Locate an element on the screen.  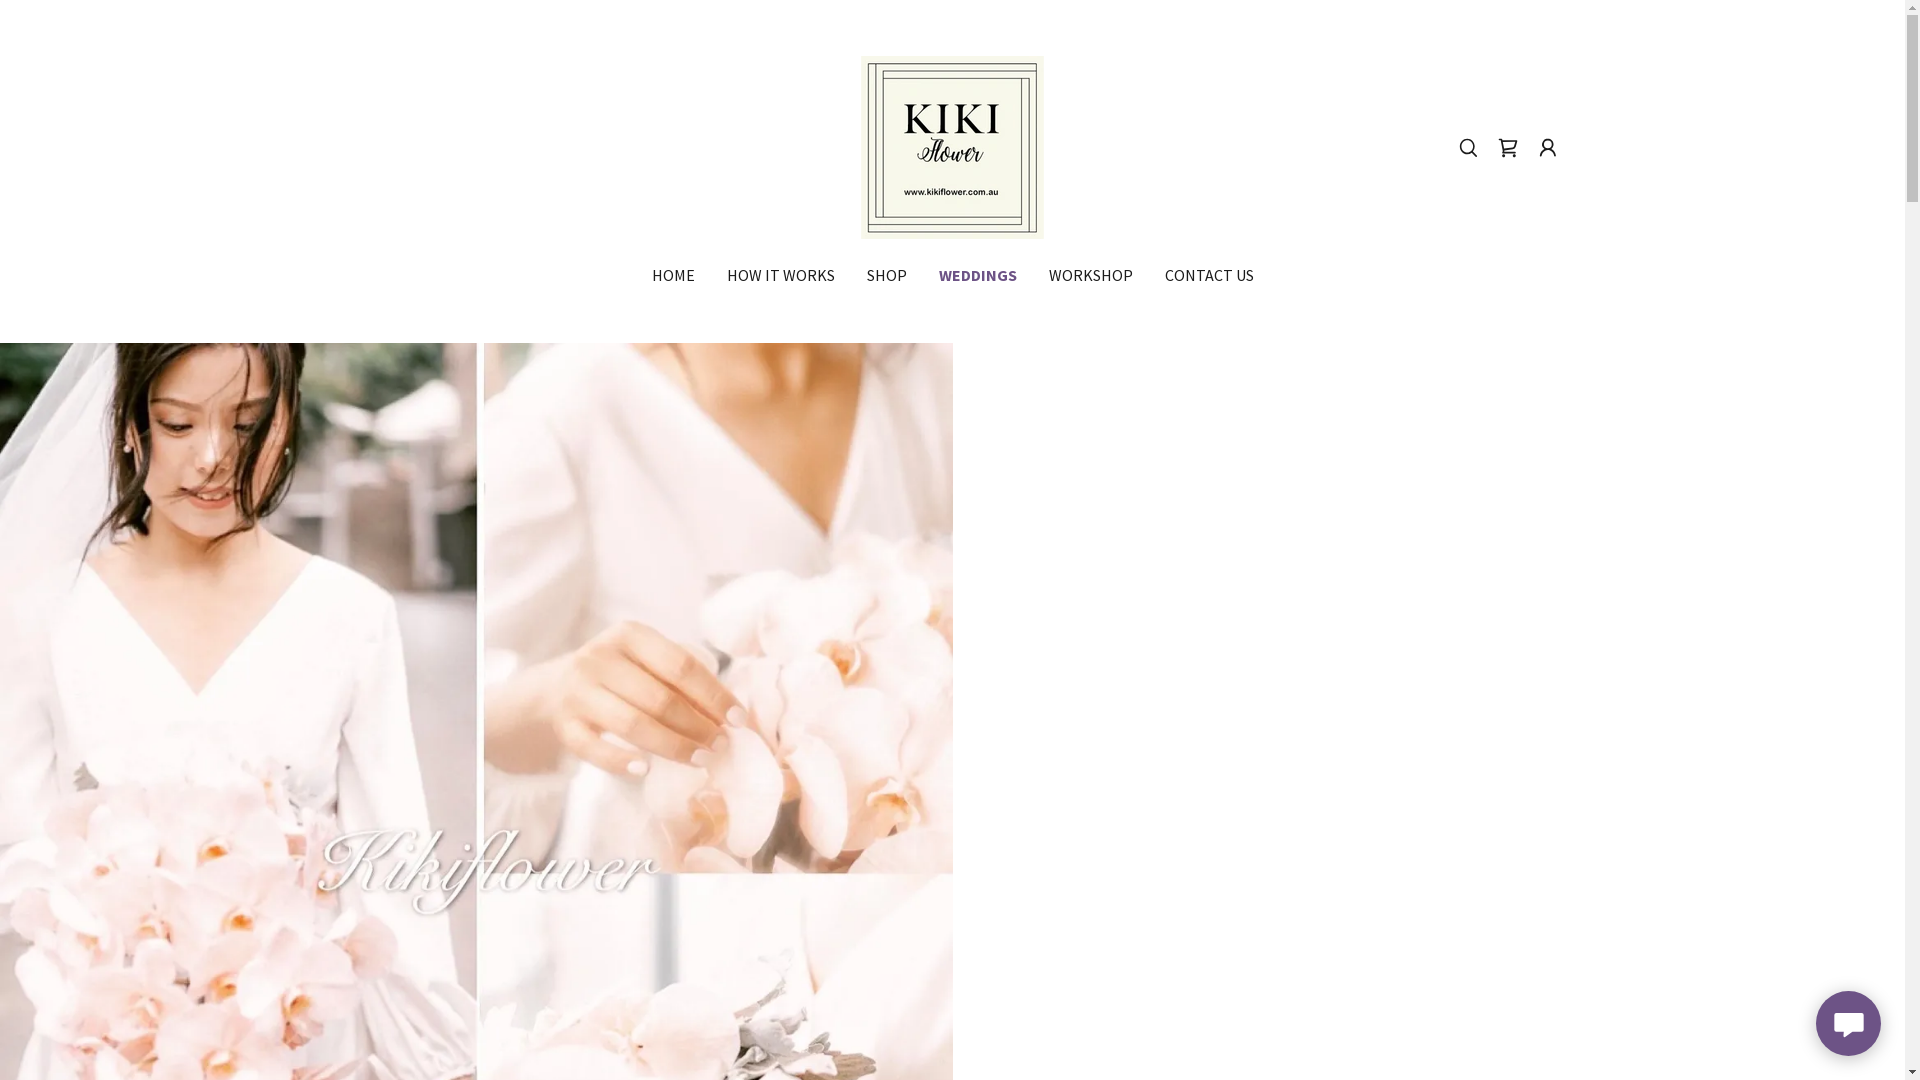
'kikiflower' is located at coordinates (951, 144).